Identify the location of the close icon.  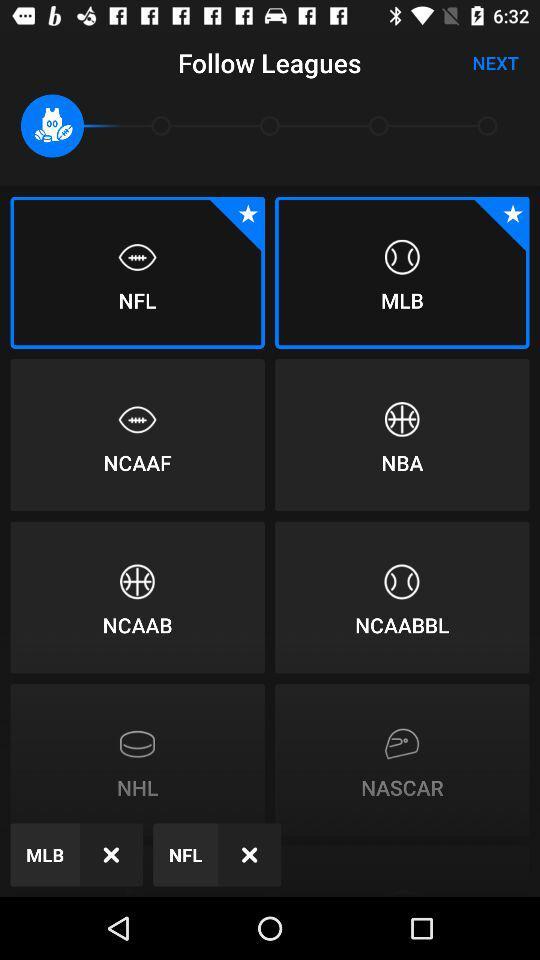
(249, 853).